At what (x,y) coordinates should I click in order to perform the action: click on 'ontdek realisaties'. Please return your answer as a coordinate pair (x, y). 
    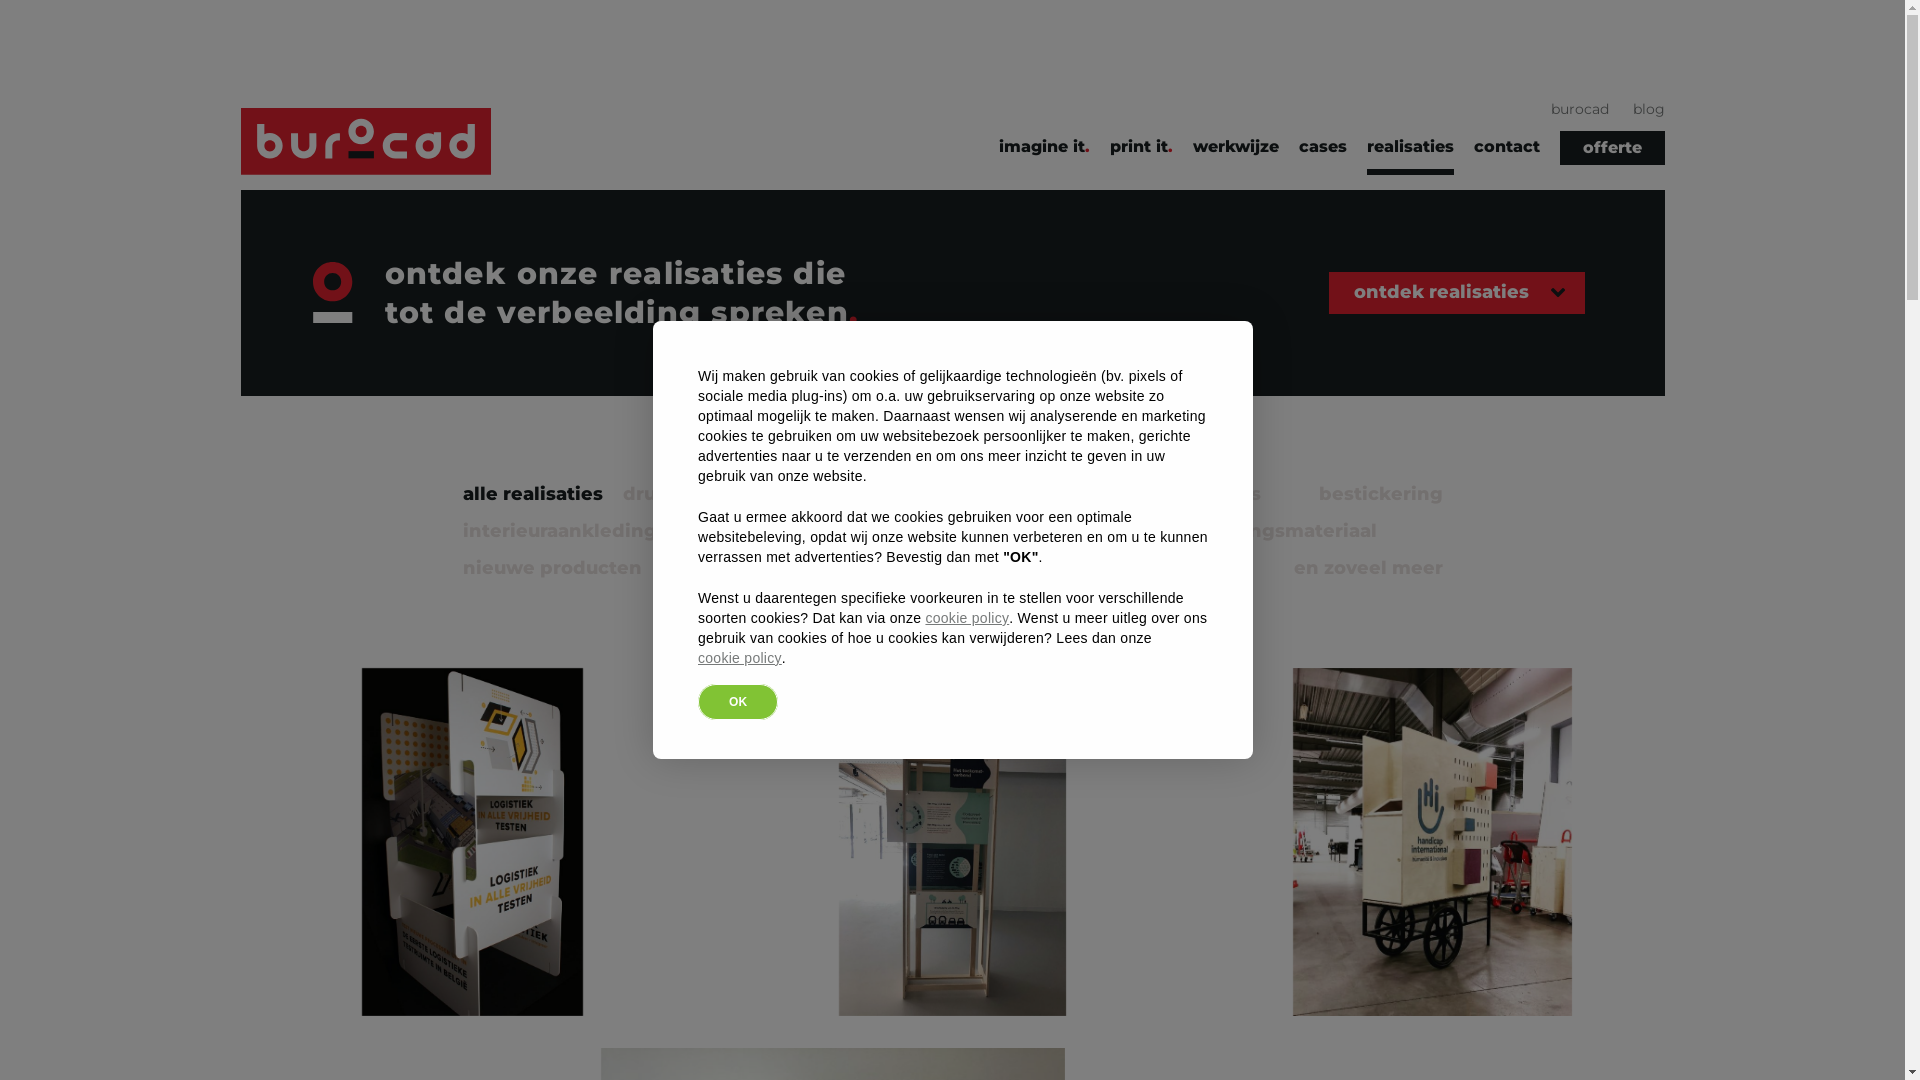
    Looking at the image, I should click on (1457, 293).